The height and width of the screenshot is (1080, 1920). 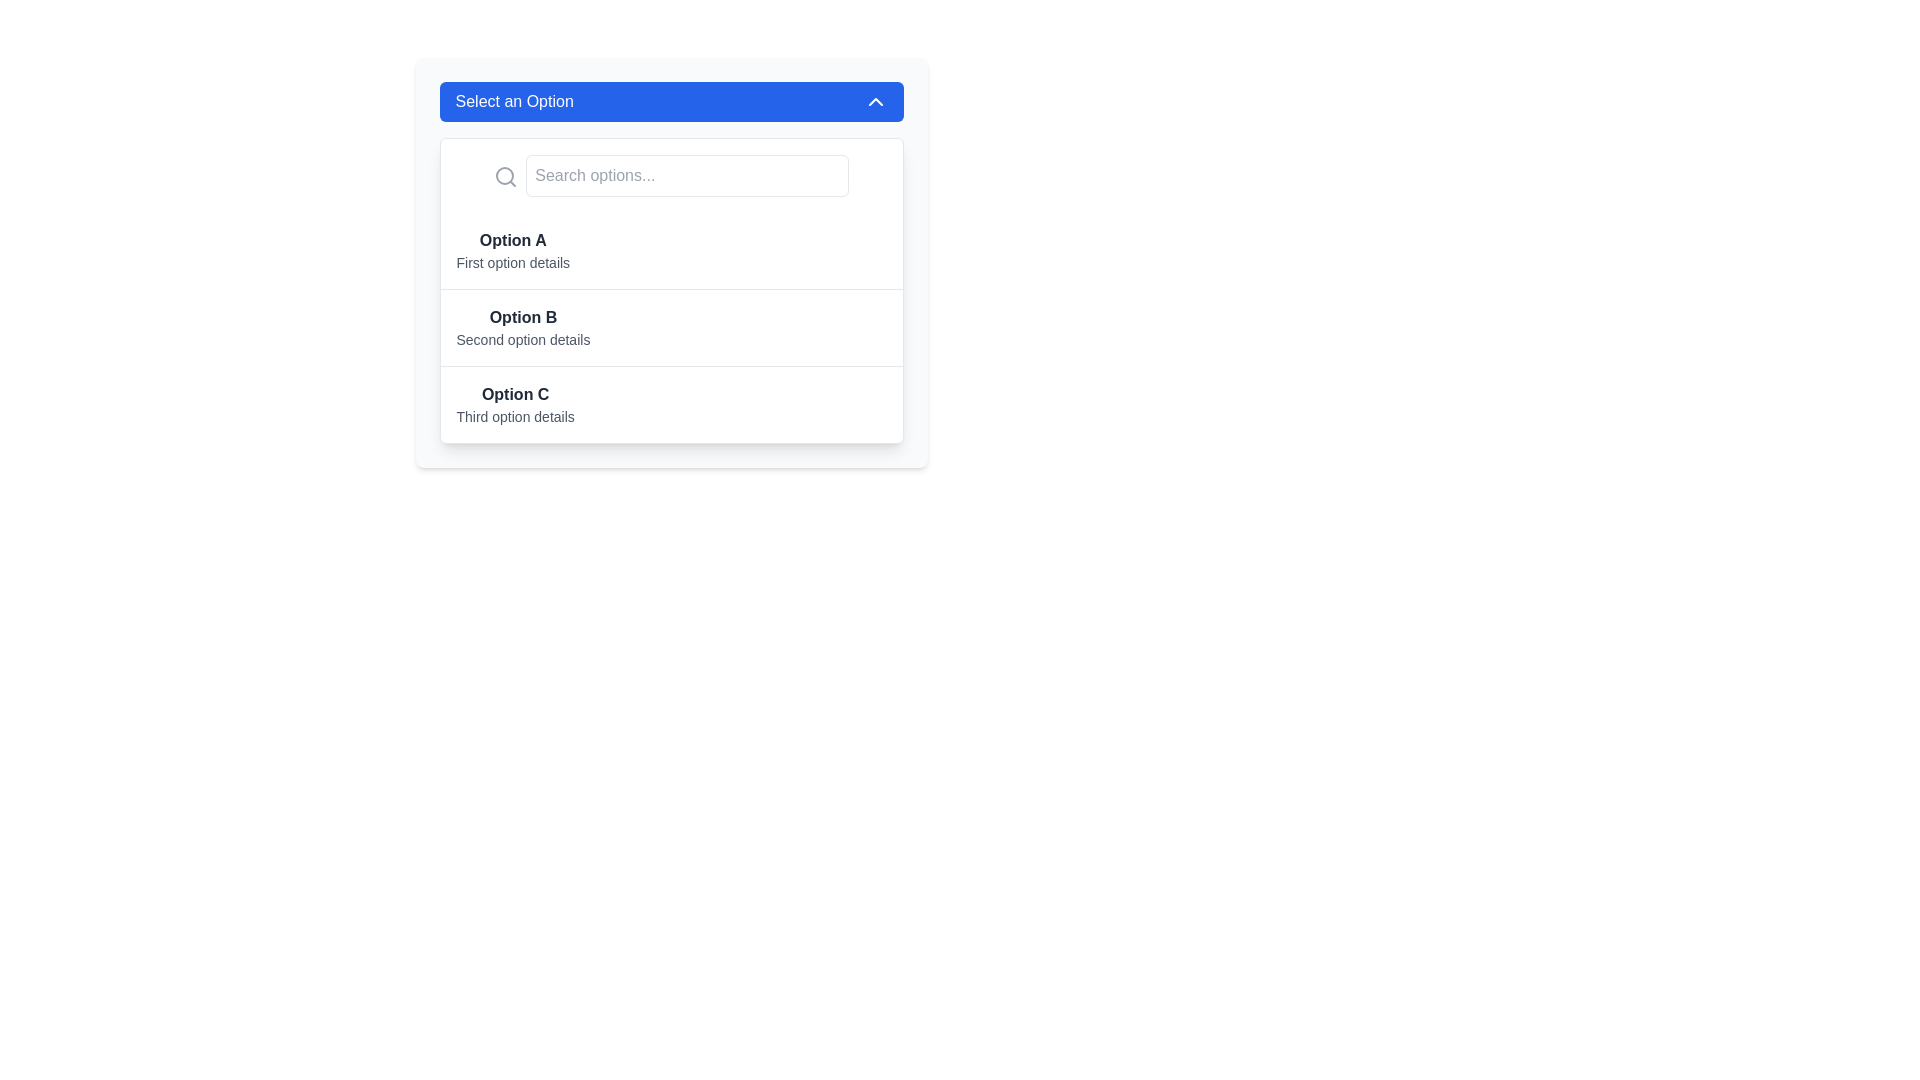 What do you see at coordinates (671, 261) in the screenshot?
I see `an option in the dropdown menu titled 'Select an Option', which contains a search bar and a list of options` at bounding box center [671, 261].